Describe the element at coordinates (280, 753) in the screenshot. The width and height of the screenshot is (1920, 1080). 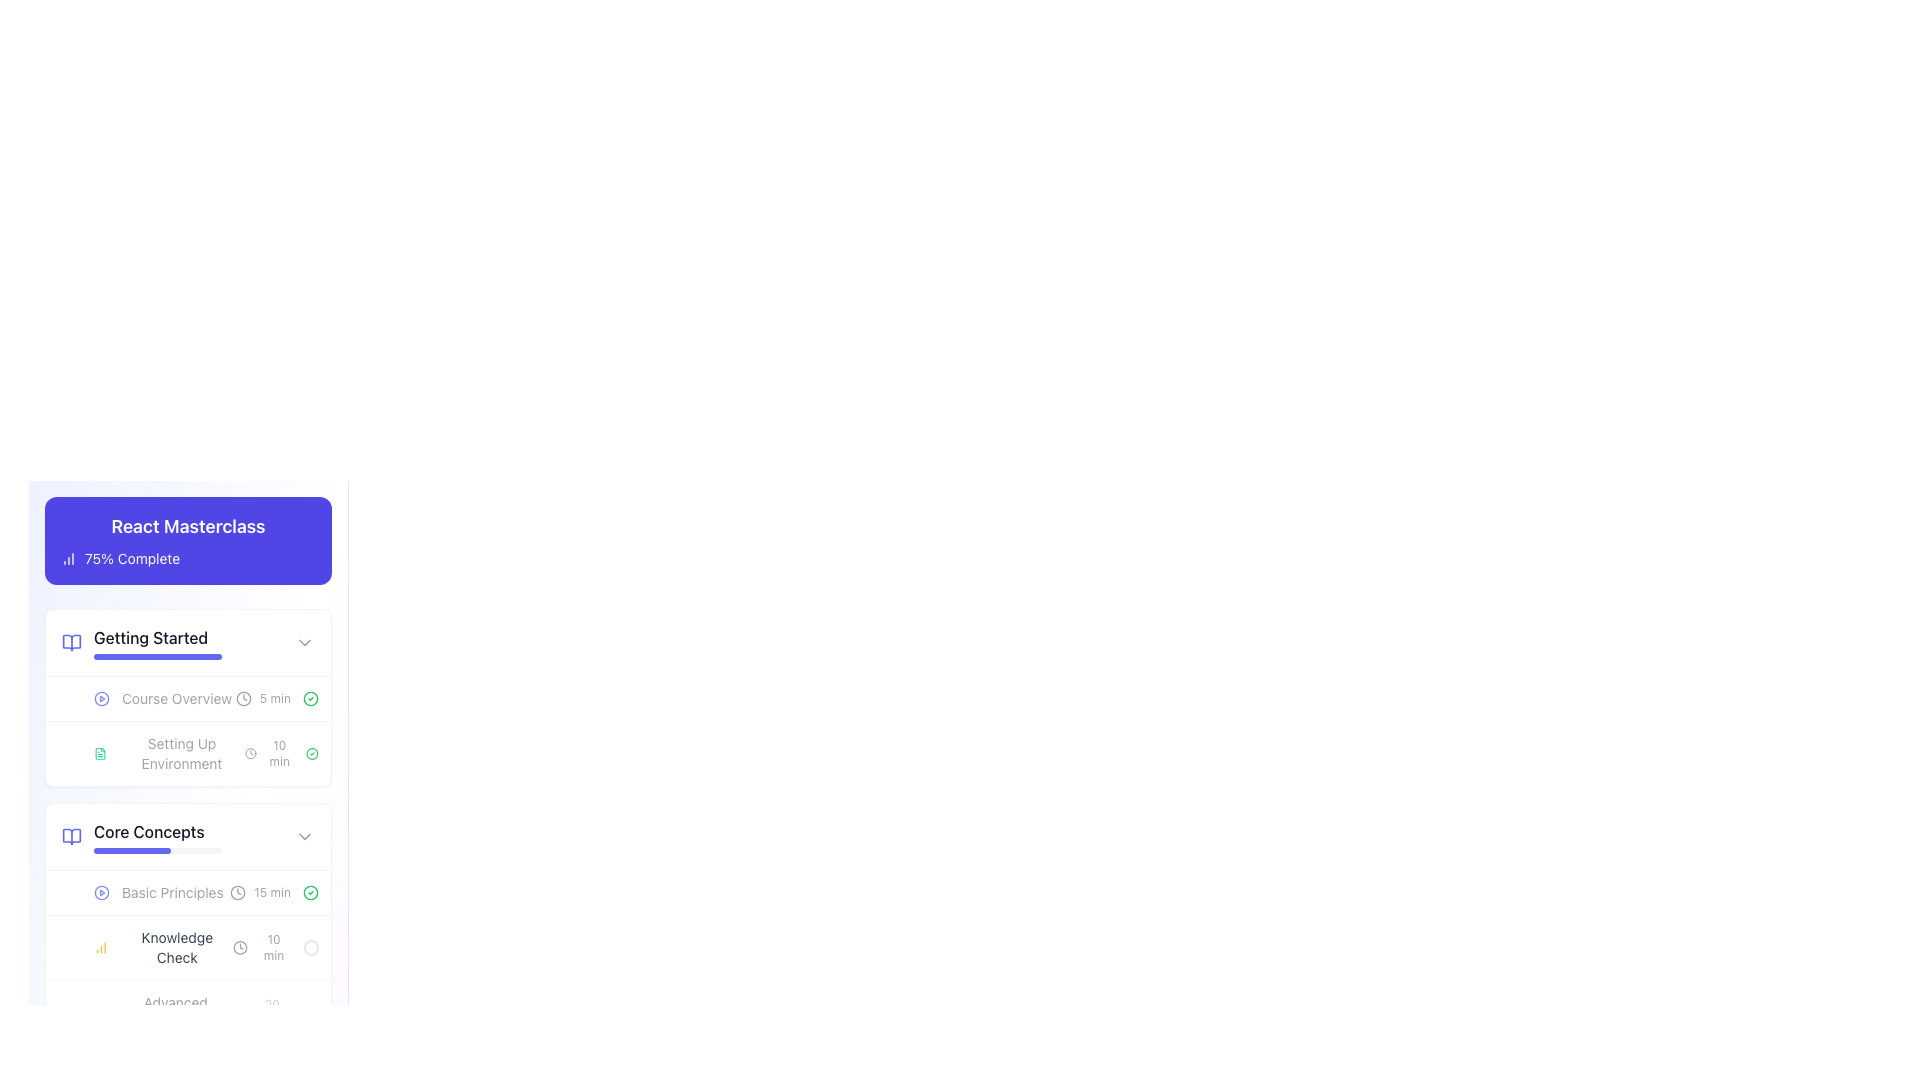
I see `the text label indicating the estimated time duration for the activity 'Setting Up Environment', which is located to the right of the text 'Setting Up Environment'` at that location.